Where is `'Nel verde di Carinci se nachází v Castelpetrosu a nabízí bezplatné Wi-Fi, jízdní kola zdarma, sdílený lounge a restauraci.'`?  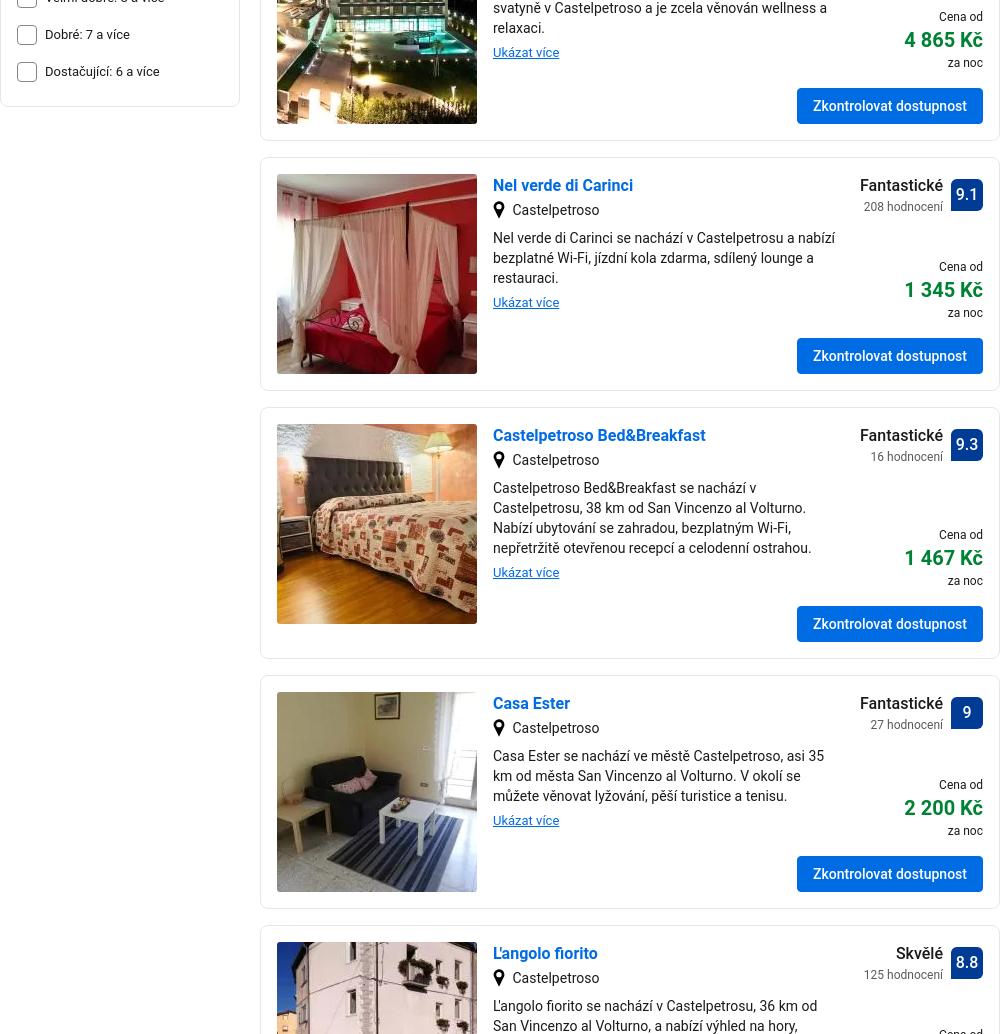
'Nel verde di Carinci se nachází v Castelpetrosu a nabízí bezplatné Wi-Fi, jízdní kola zdarma, sdílený lounge a restauraci.' is located at coordinates (492, 257).